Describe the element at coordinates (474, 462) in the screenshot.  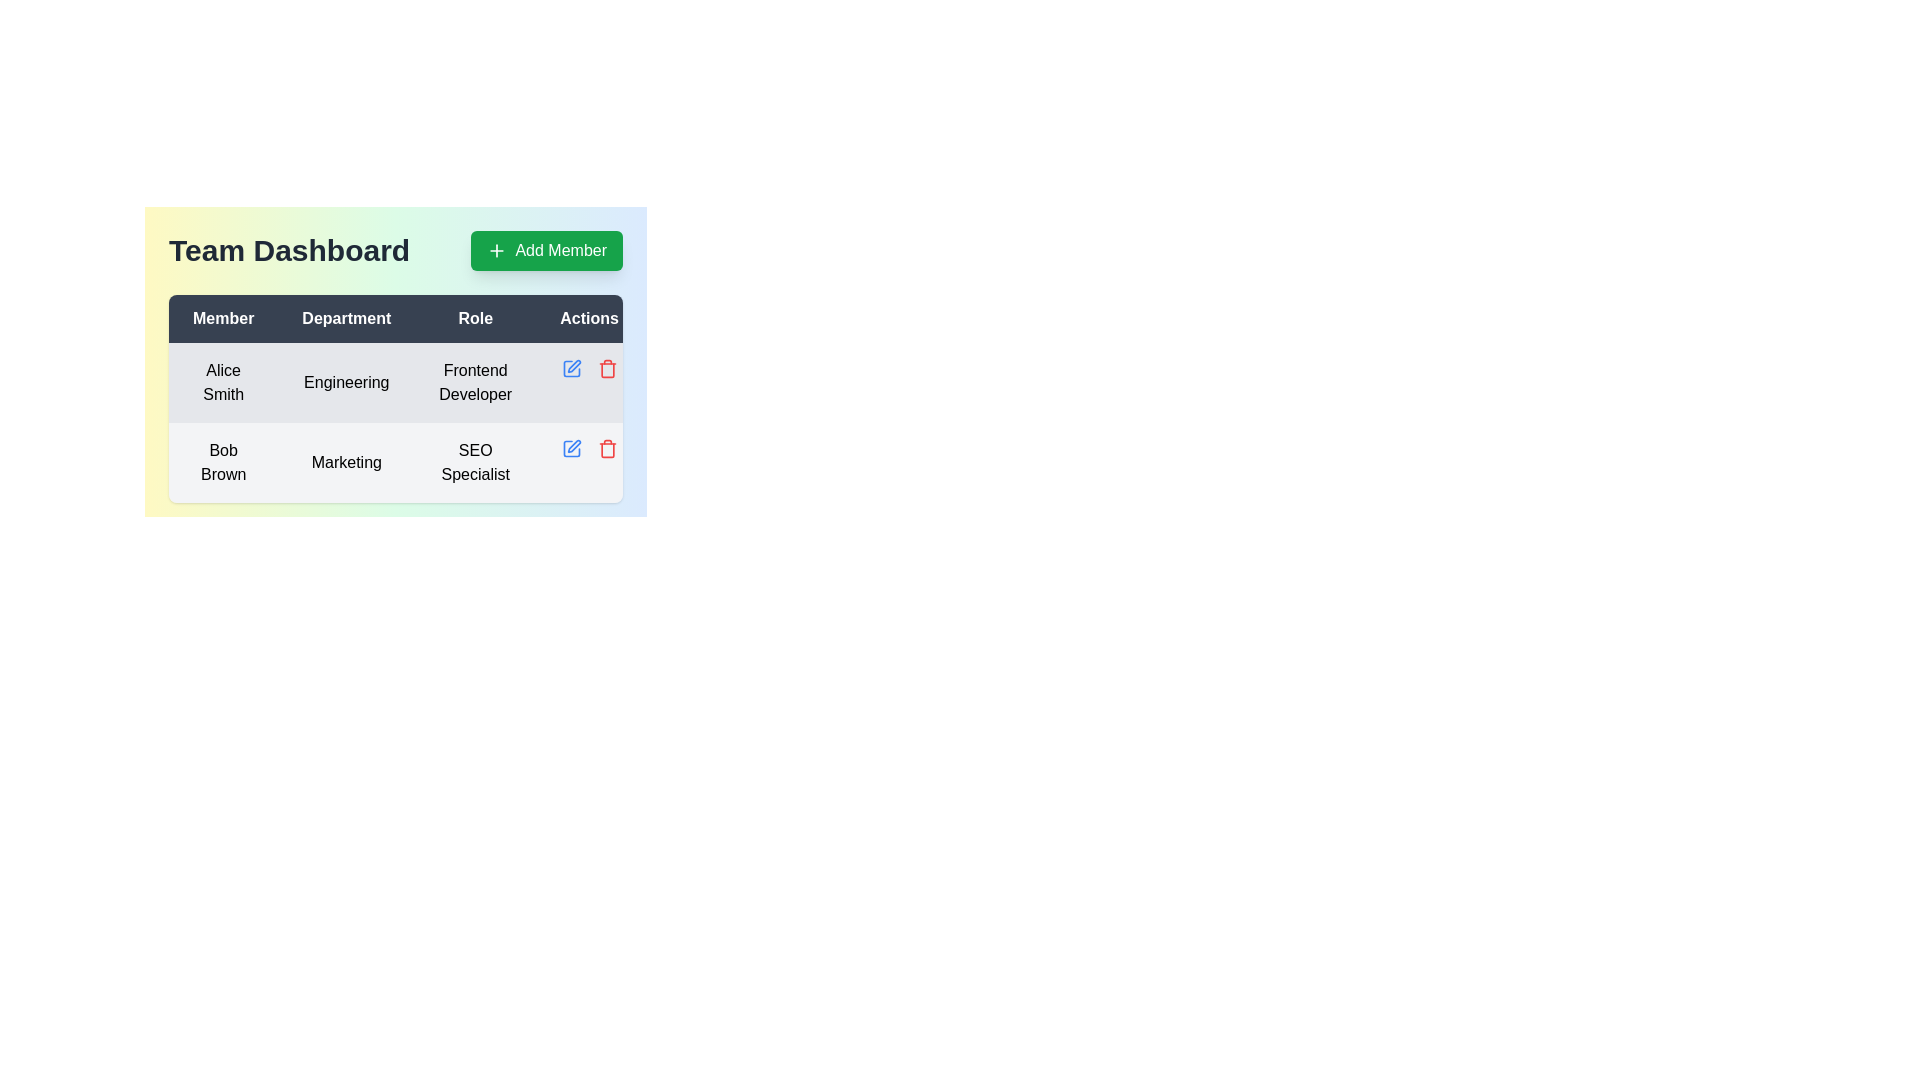
I see `the Text Label that contains the text 'SEO Specialist' located in the second row under the 'Role' column of the table aligned with user 'Bob Brown' from the 'Marketing' department` at that location.